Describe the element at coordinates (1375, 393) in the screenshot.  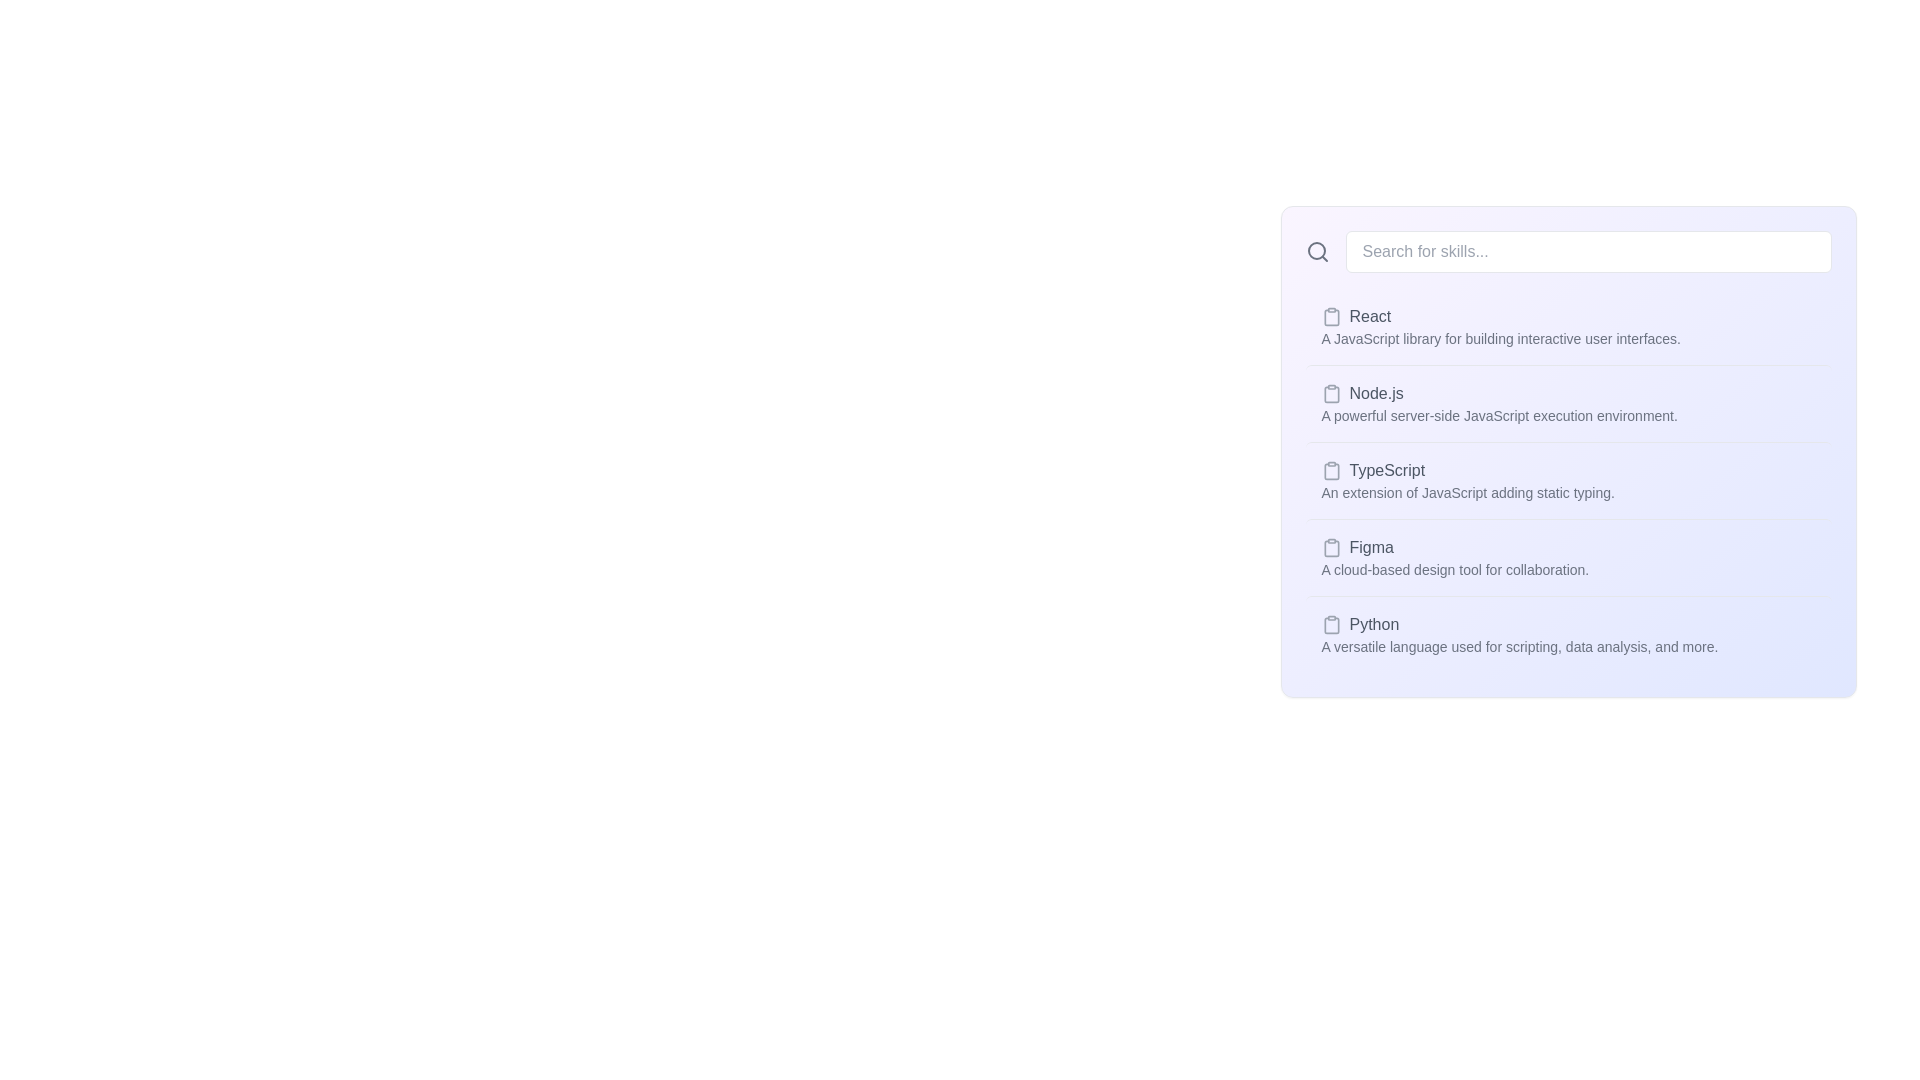
I see `the 'Node.js' text label element, which is styled with a medium-sized font and gray color, located in a vertical list adjacent to a clipboard icon` at that location.